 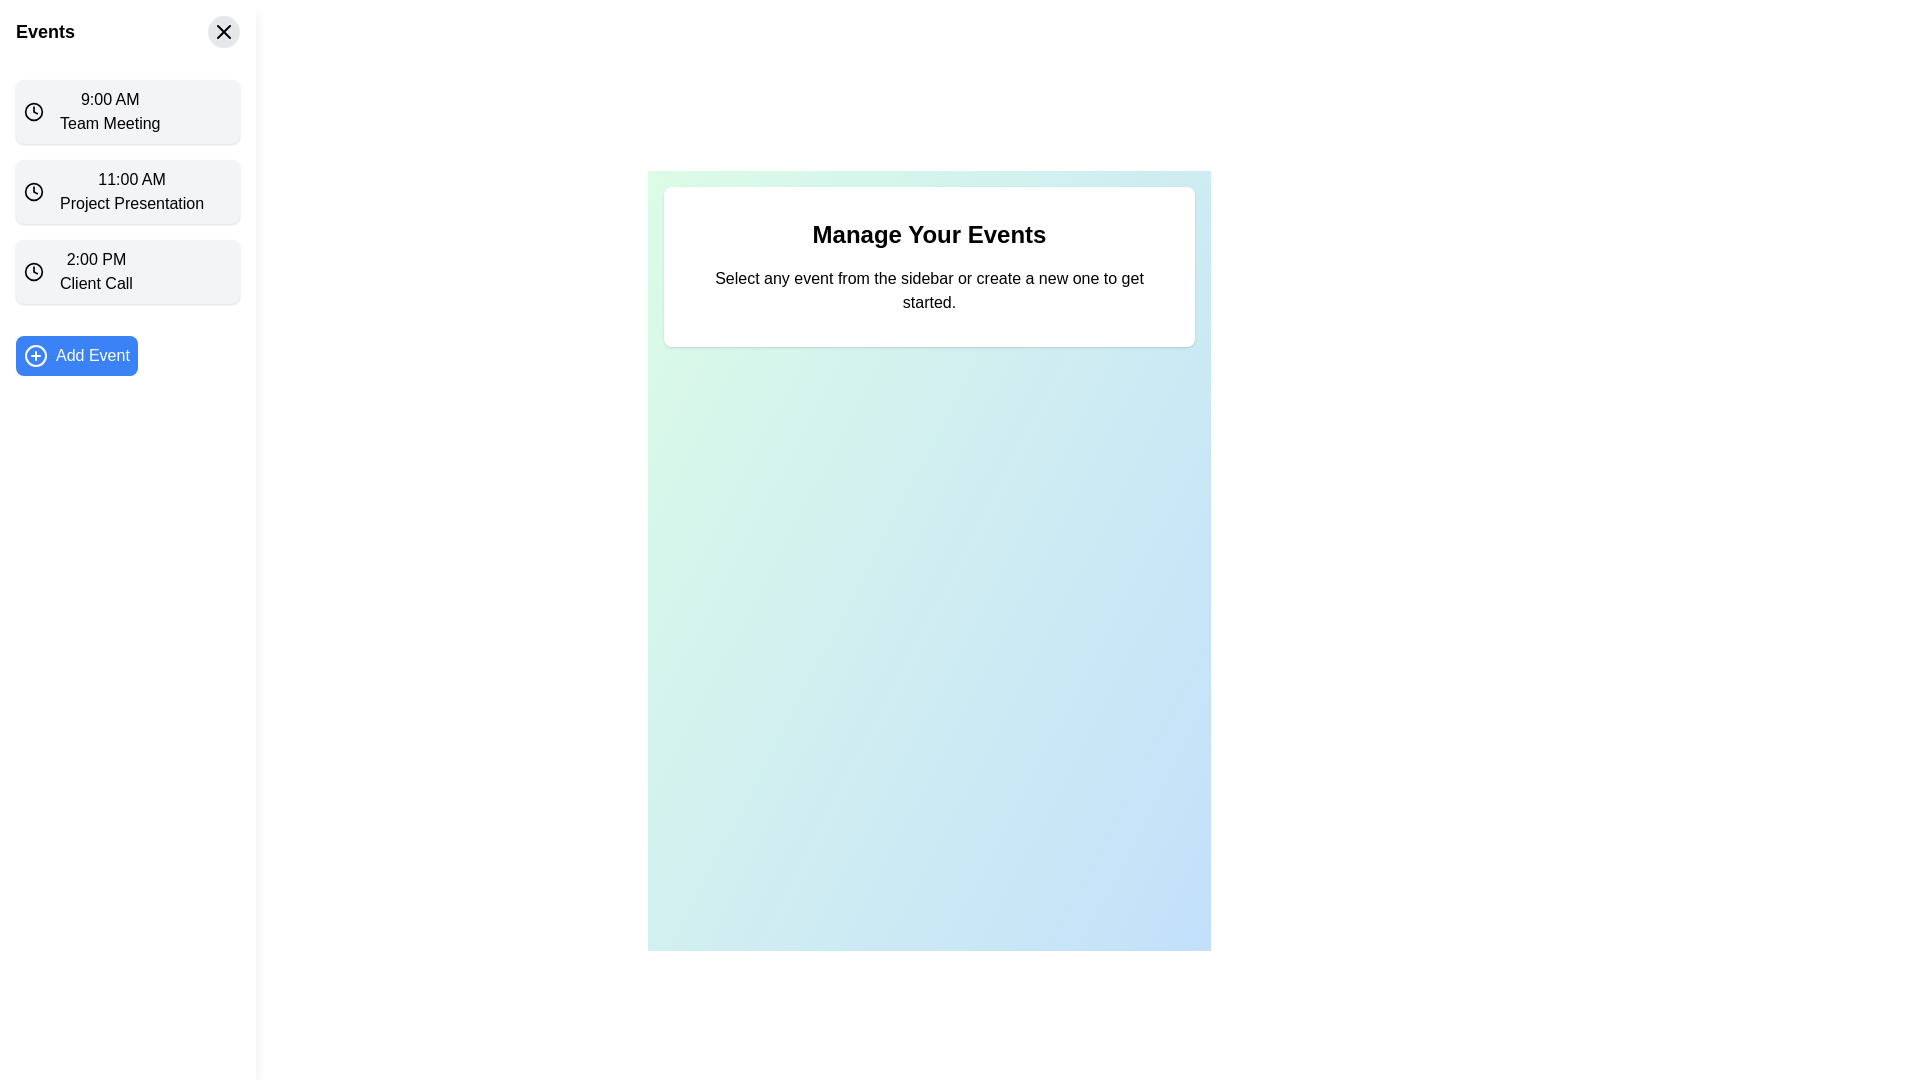 What do you see at coordinates (127, 272) in the screenshot?
I see `the A list item in the schedule or event list, which features a clock icon and the text '2:00 PM' and 'Client Call'` at bounding box center [127, 272].